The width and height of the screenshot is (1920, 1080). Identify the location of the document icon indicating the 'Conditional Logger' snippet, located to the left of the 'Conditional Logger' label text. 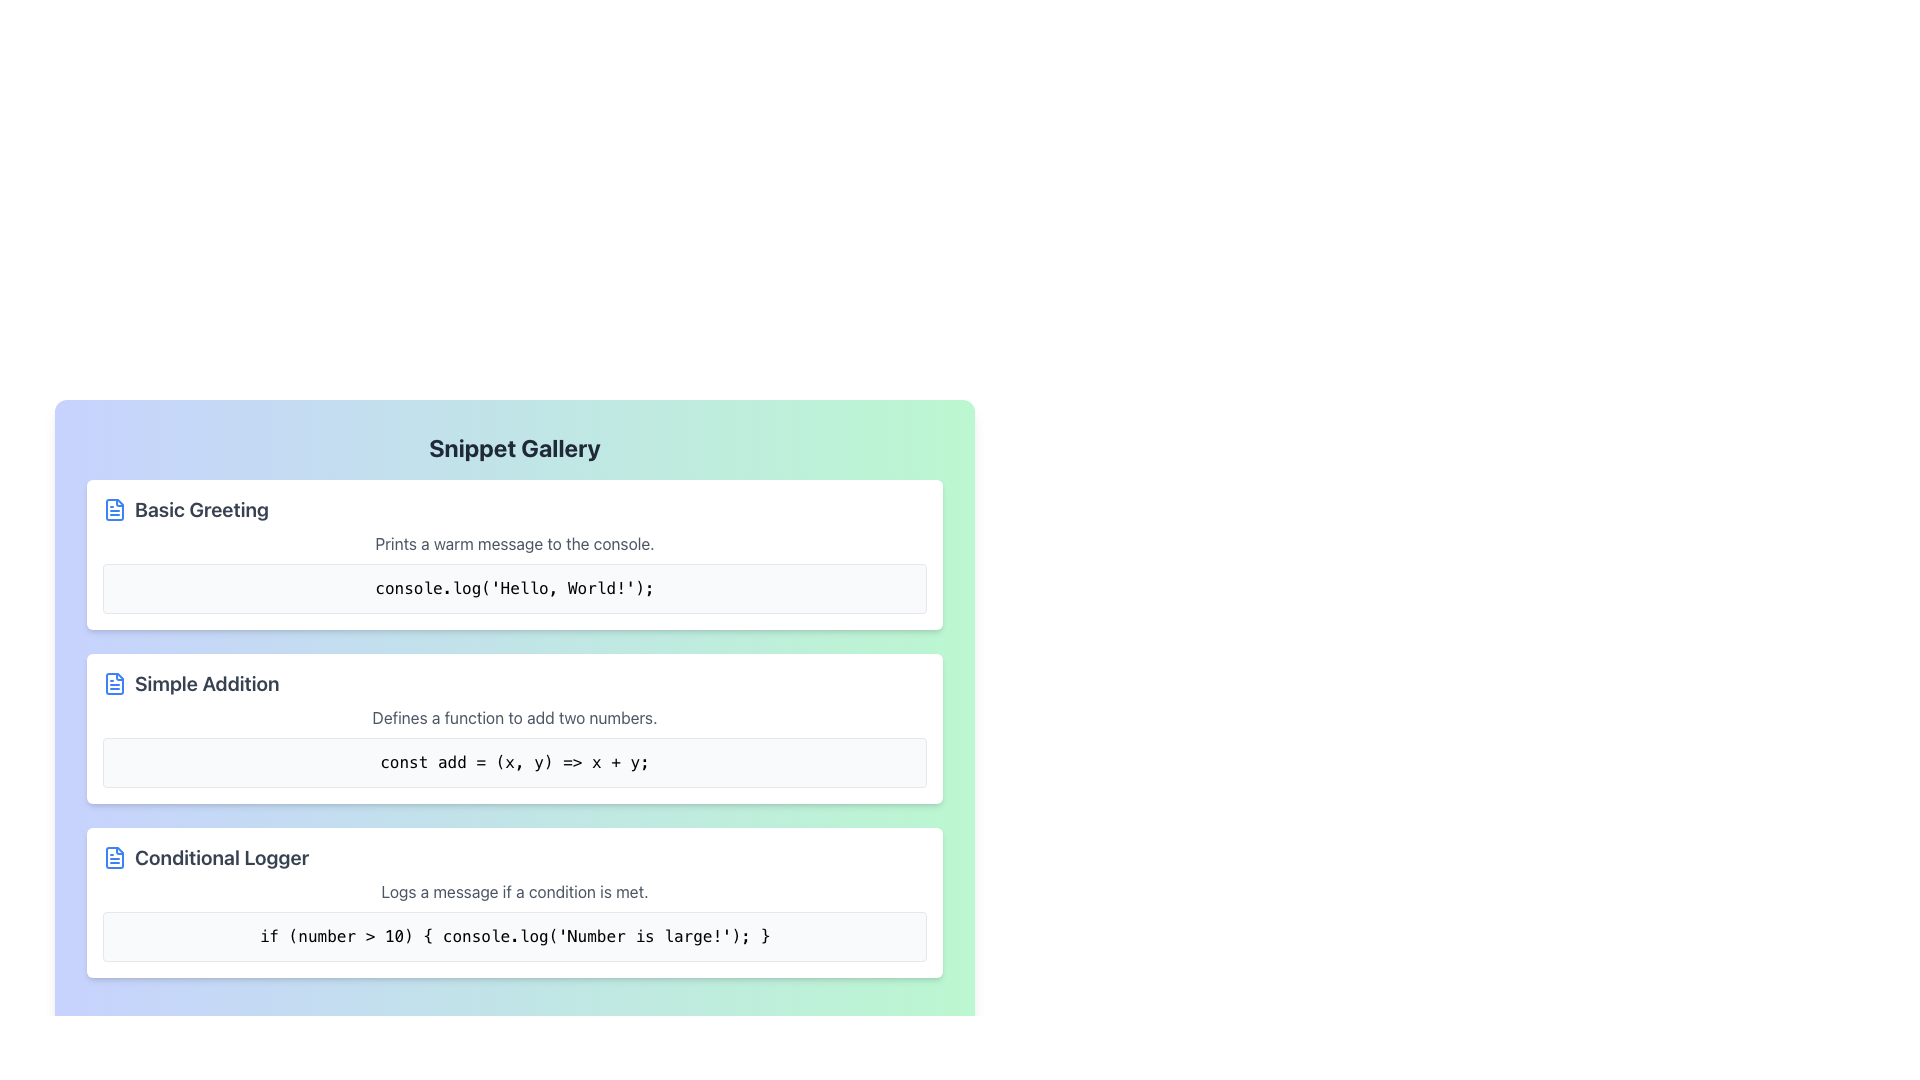
(114, 856).